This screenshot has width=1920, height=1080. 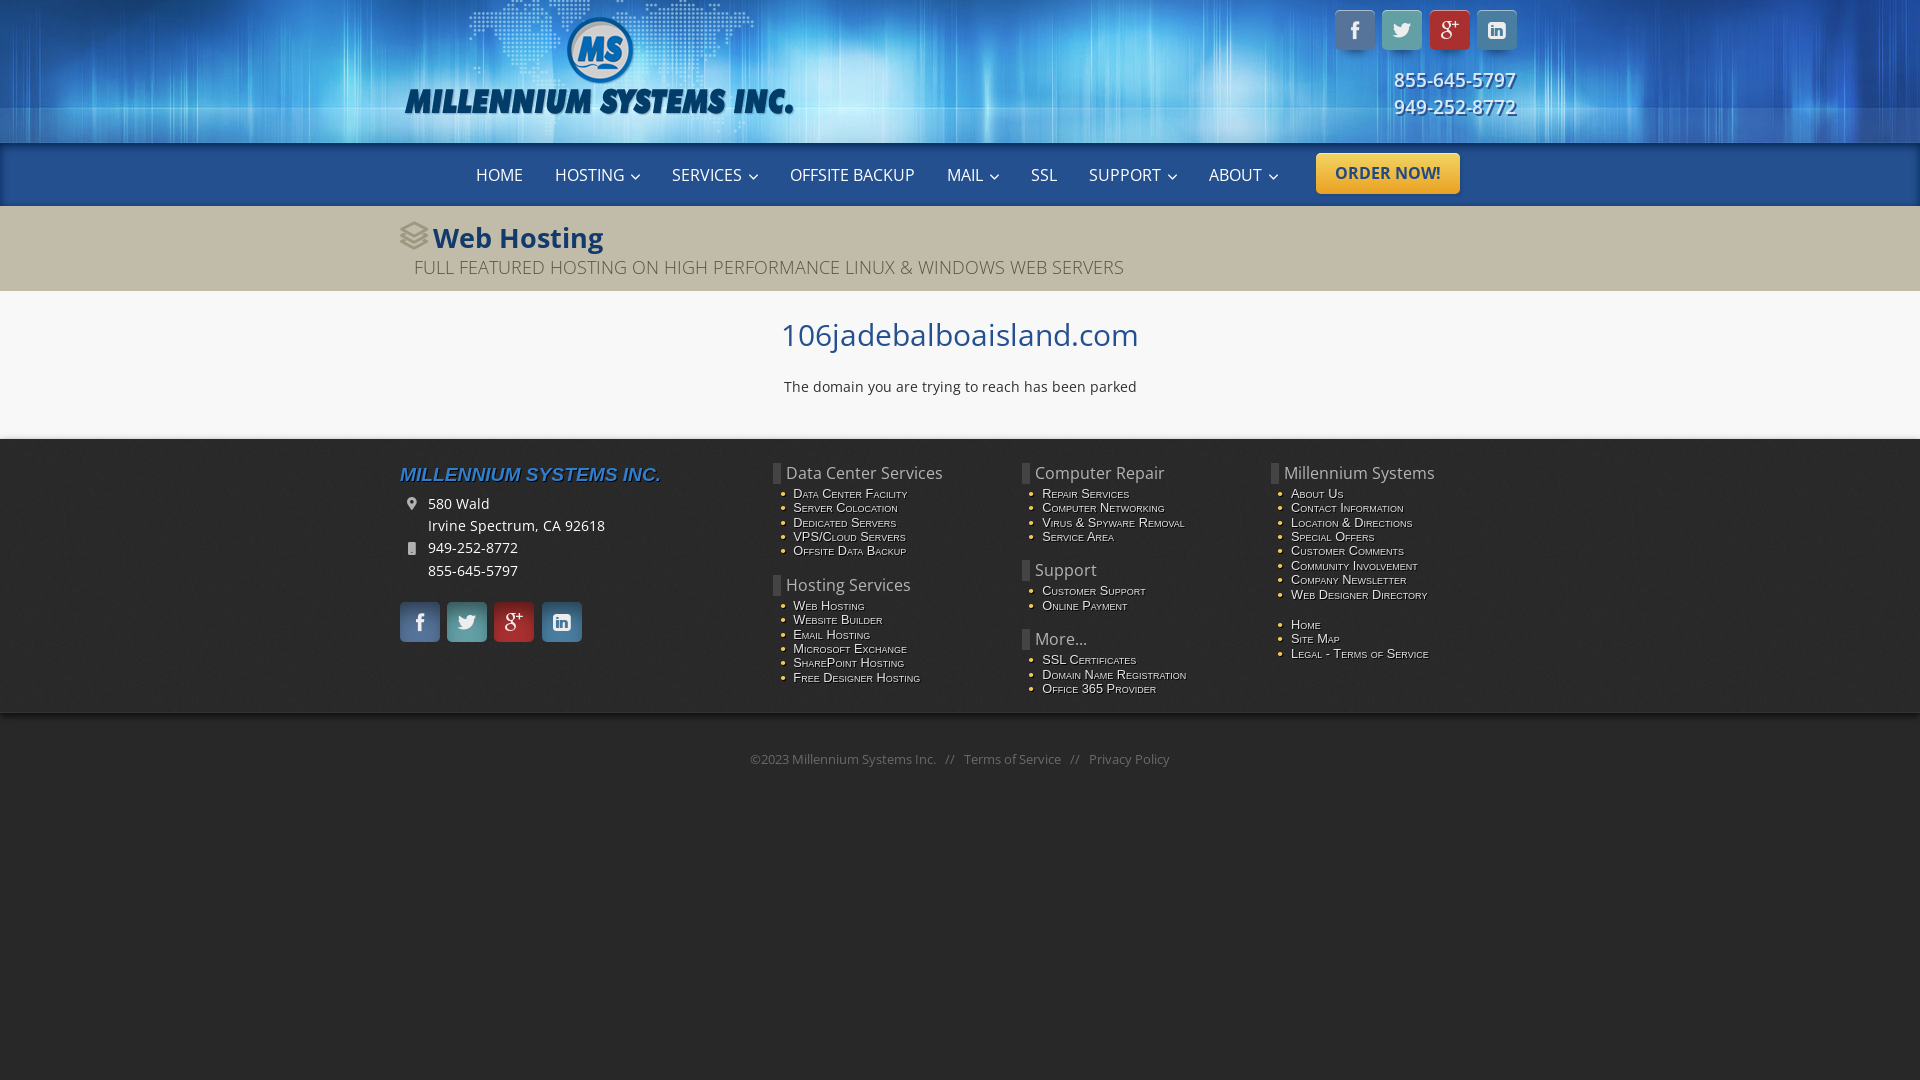 I want to click on 'Domain Name Registration', so click(x=1112, y=674).